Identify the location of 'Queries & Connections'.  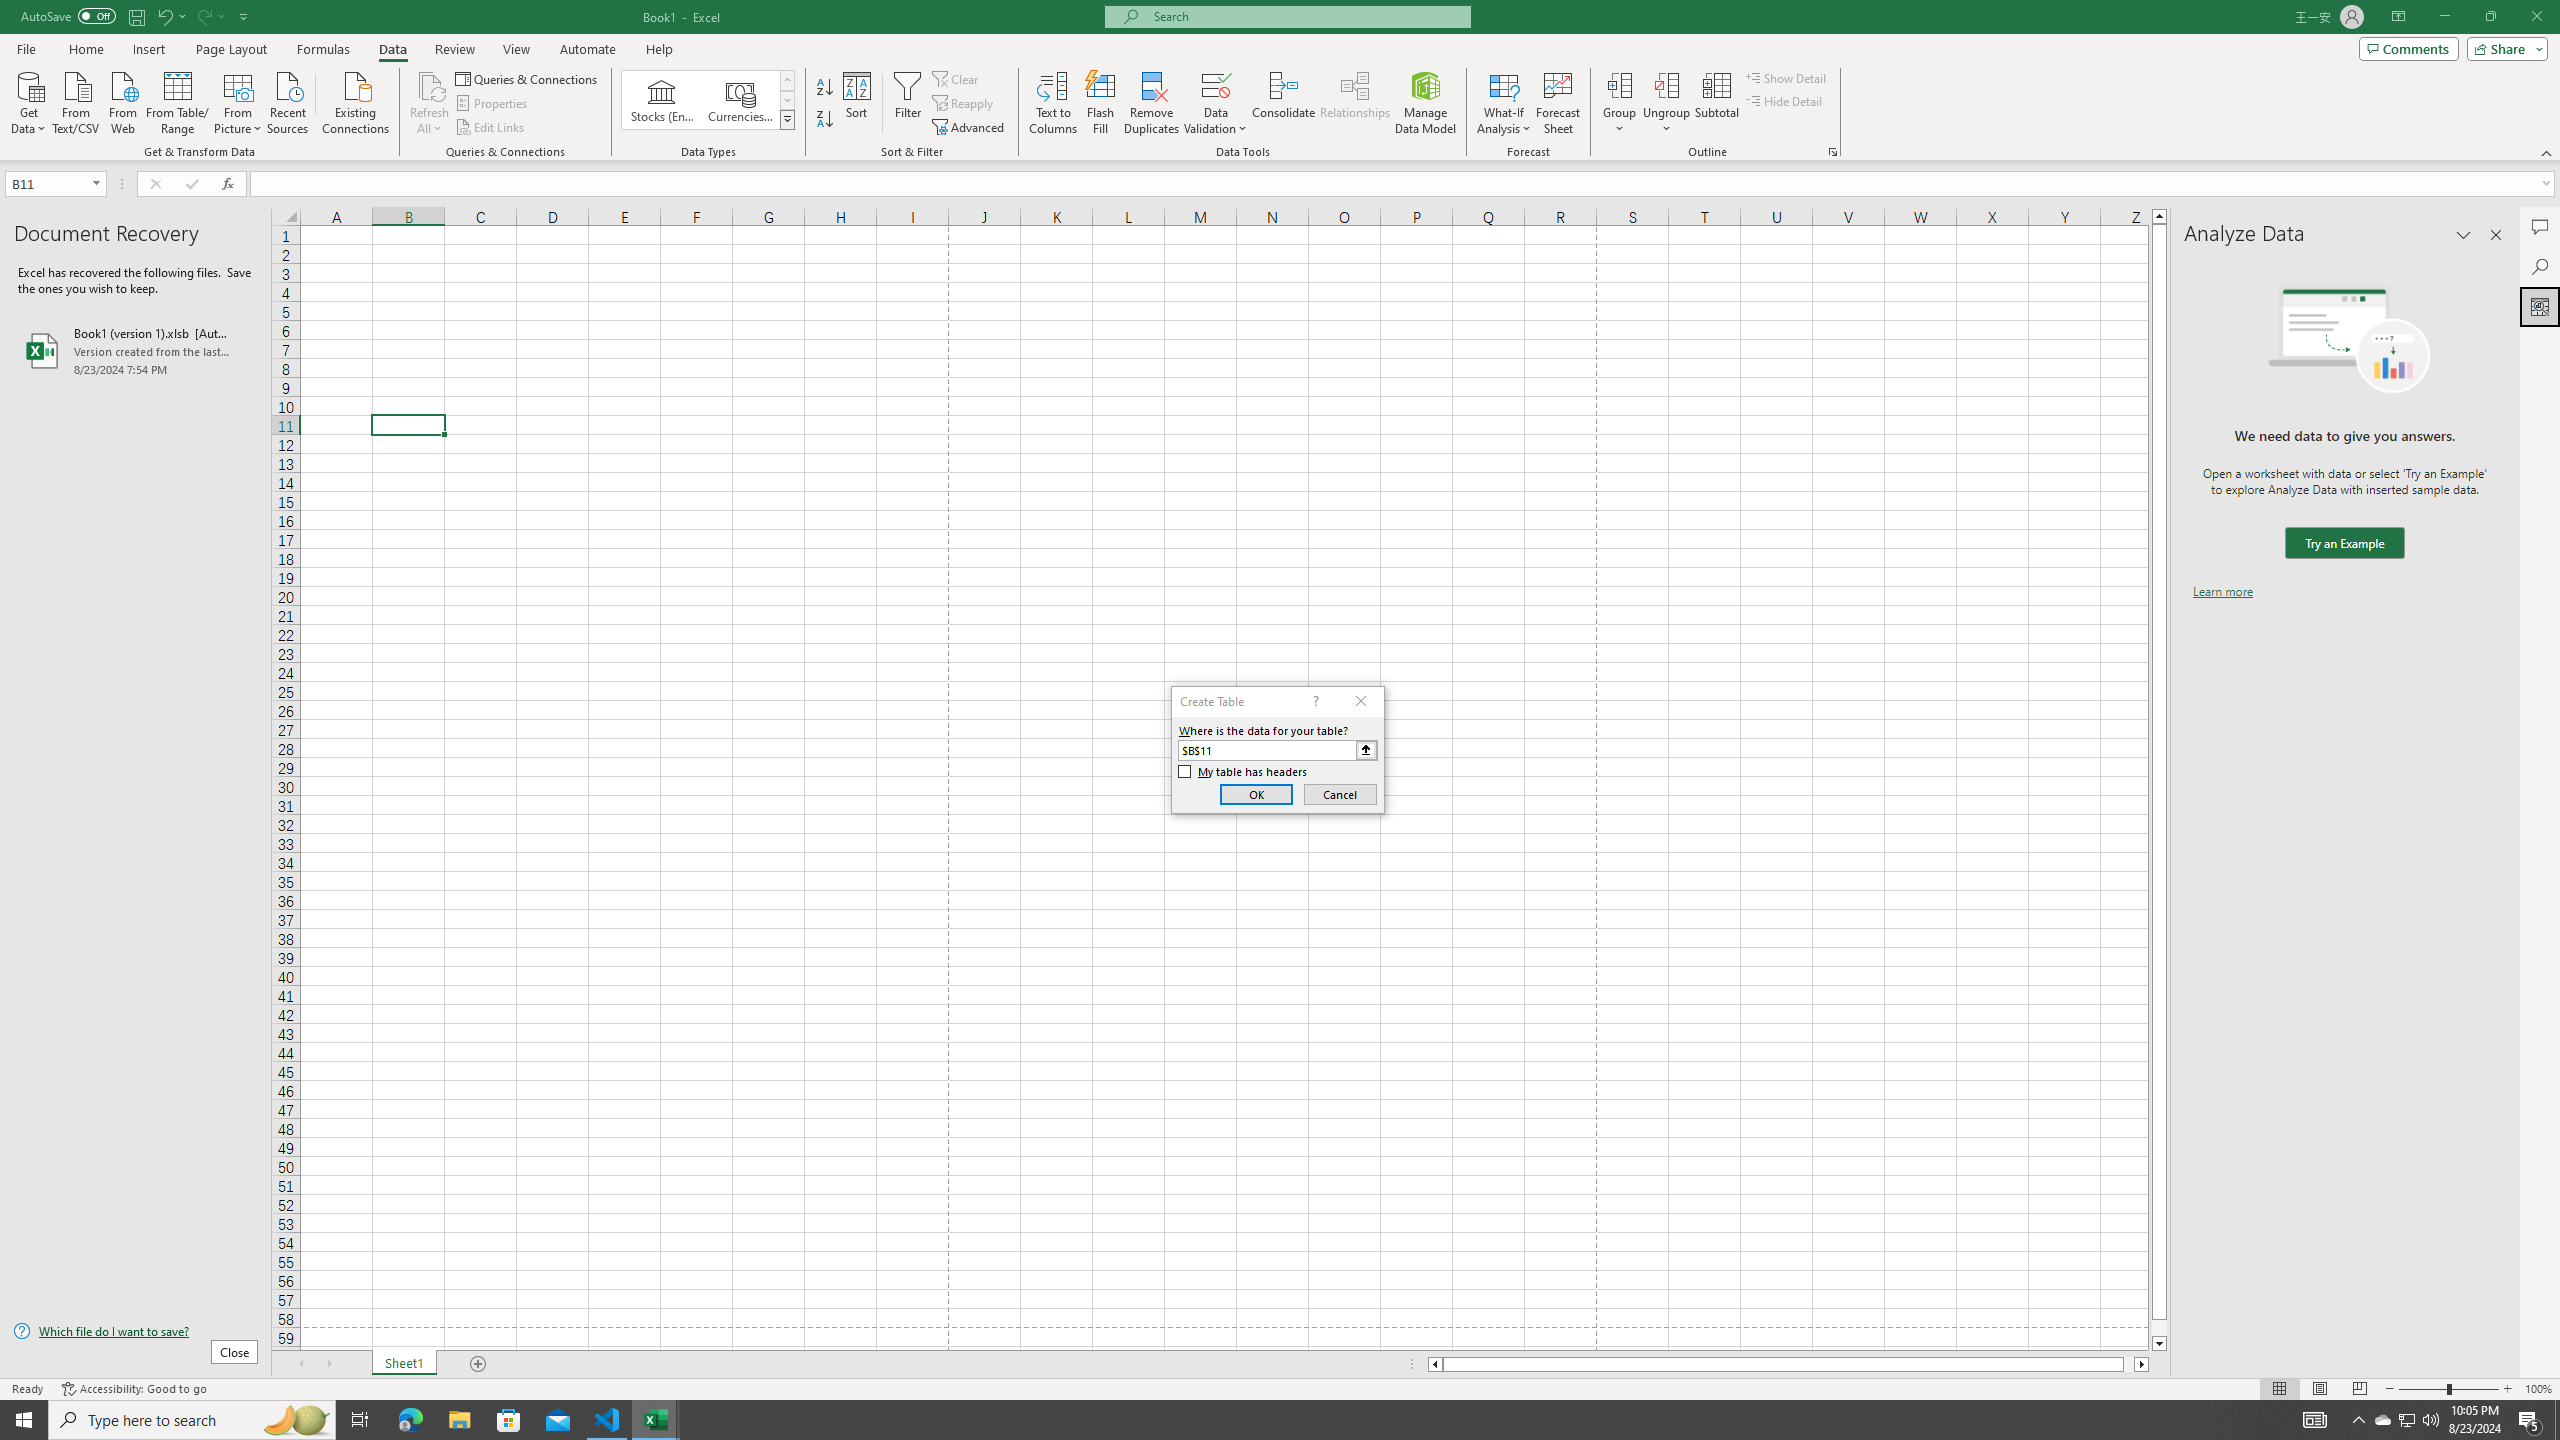
(527, 78).